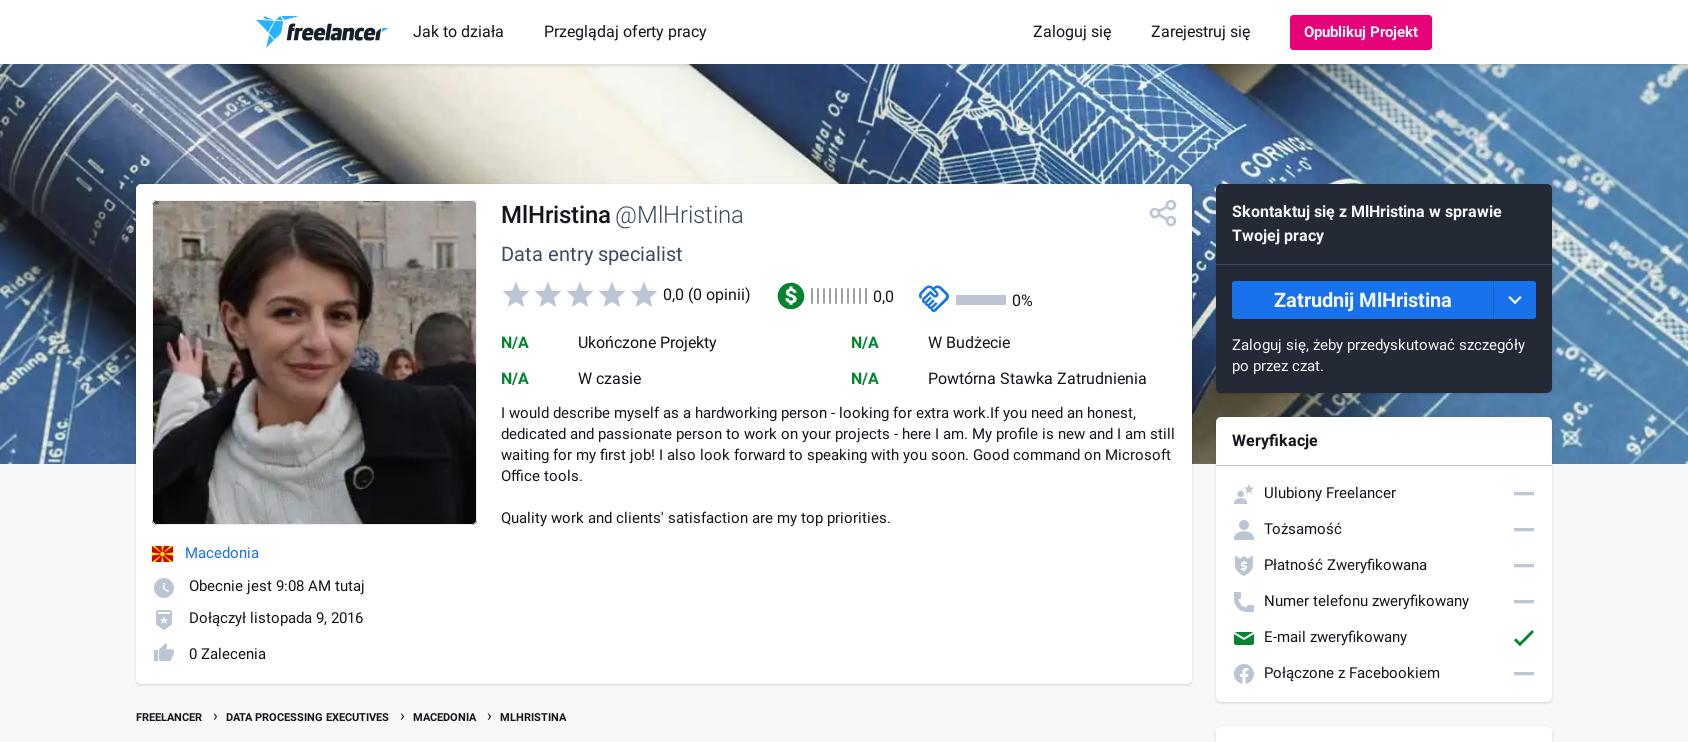 Image resolution: width=1688 pixels, height=742 pixels. Describe the element at coordinates (837, 465) in the screenshot. I see `'I would describe myself as a hardworking person - looking for extra work.If you need an honest, dedicated and passionate person to work on your projects - here I am. My profile is new and I am still waiting for my first job! I also look forward to speaking with you soon. Good command on Microsoft Office tools.

Quality work and clients' satisfaction are my top priorities.'` at that location.